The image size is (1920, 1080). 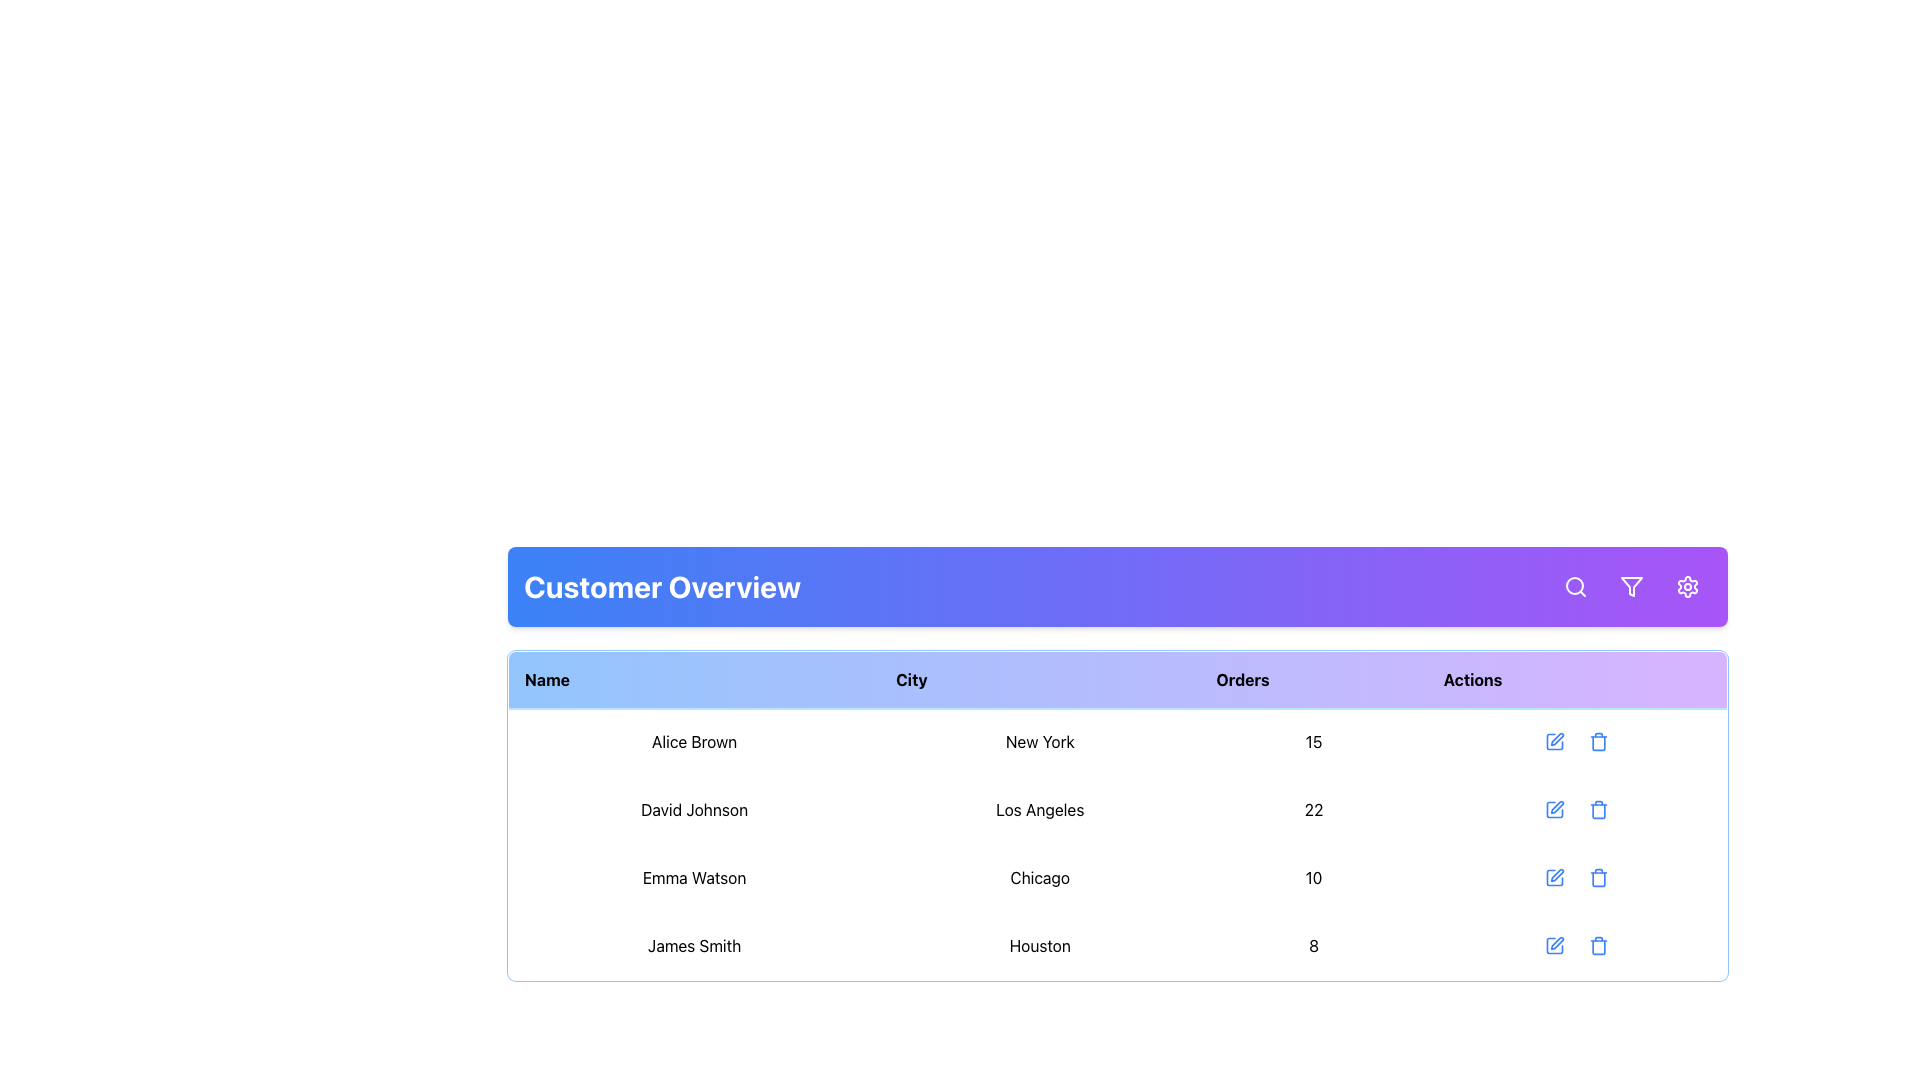 I want to click on the trash icon button located in the Actions column of the third row in the main data table, which is styled in blue and represents a delete action, so click(x=1598, y=877).